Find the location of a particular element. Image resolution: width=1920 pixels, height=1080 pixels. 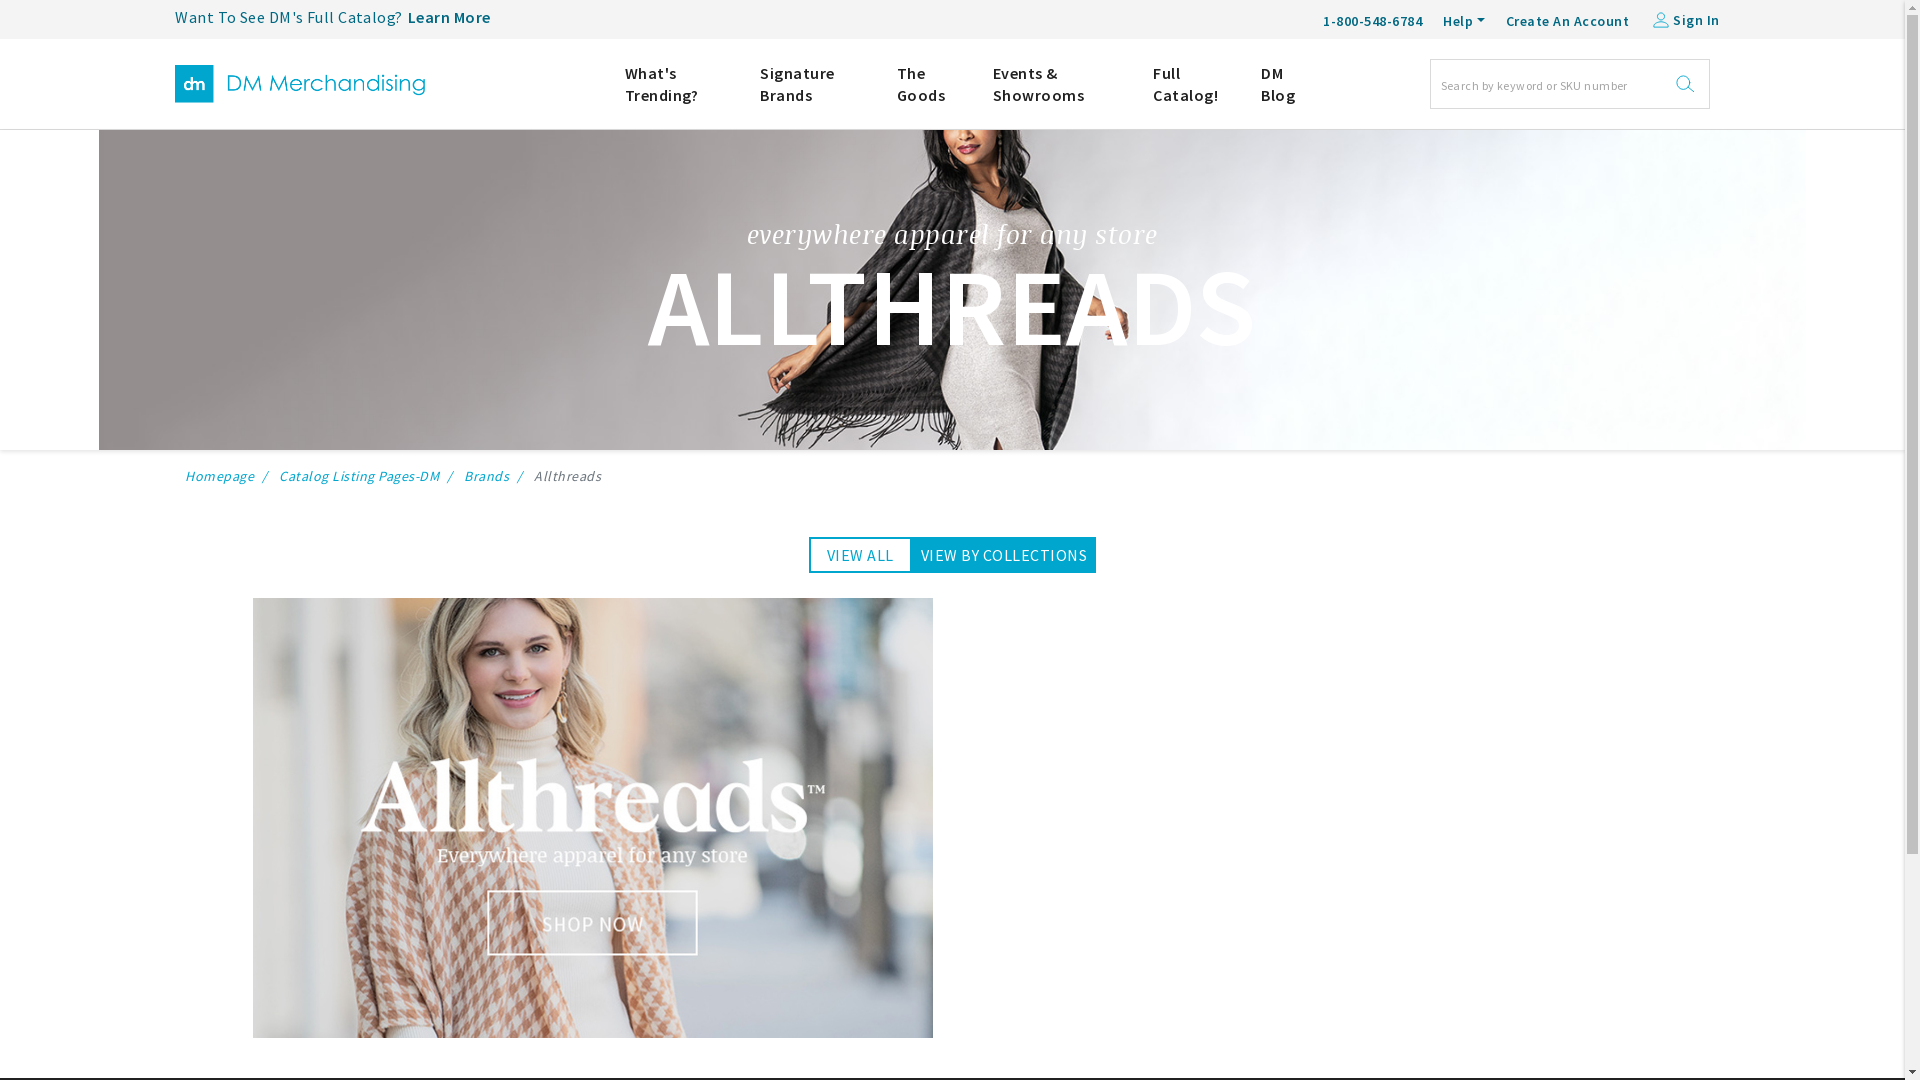

'Events & Showrooms' is located at coordinates (1056, 83).